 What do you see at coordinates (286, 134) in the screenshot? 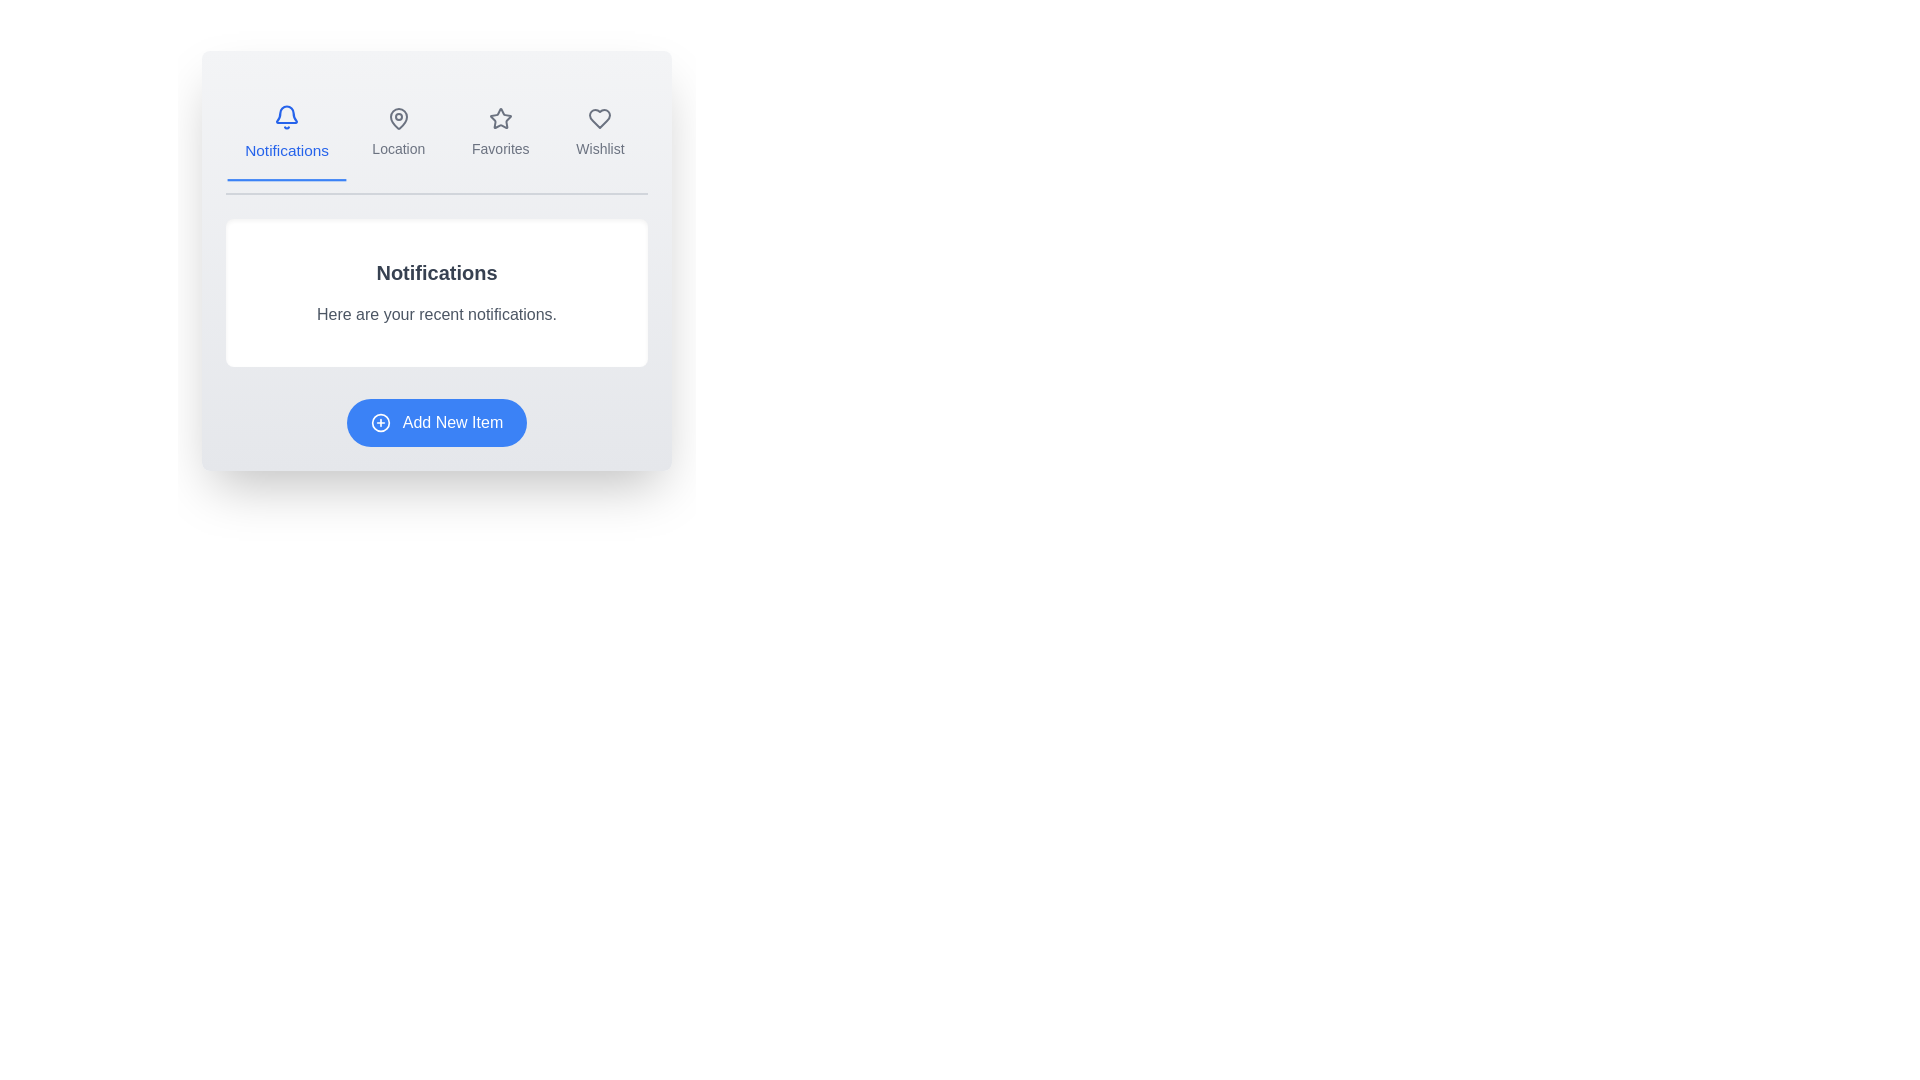
I see `the tab labeled Notifications` at bounding box center [286, 134].